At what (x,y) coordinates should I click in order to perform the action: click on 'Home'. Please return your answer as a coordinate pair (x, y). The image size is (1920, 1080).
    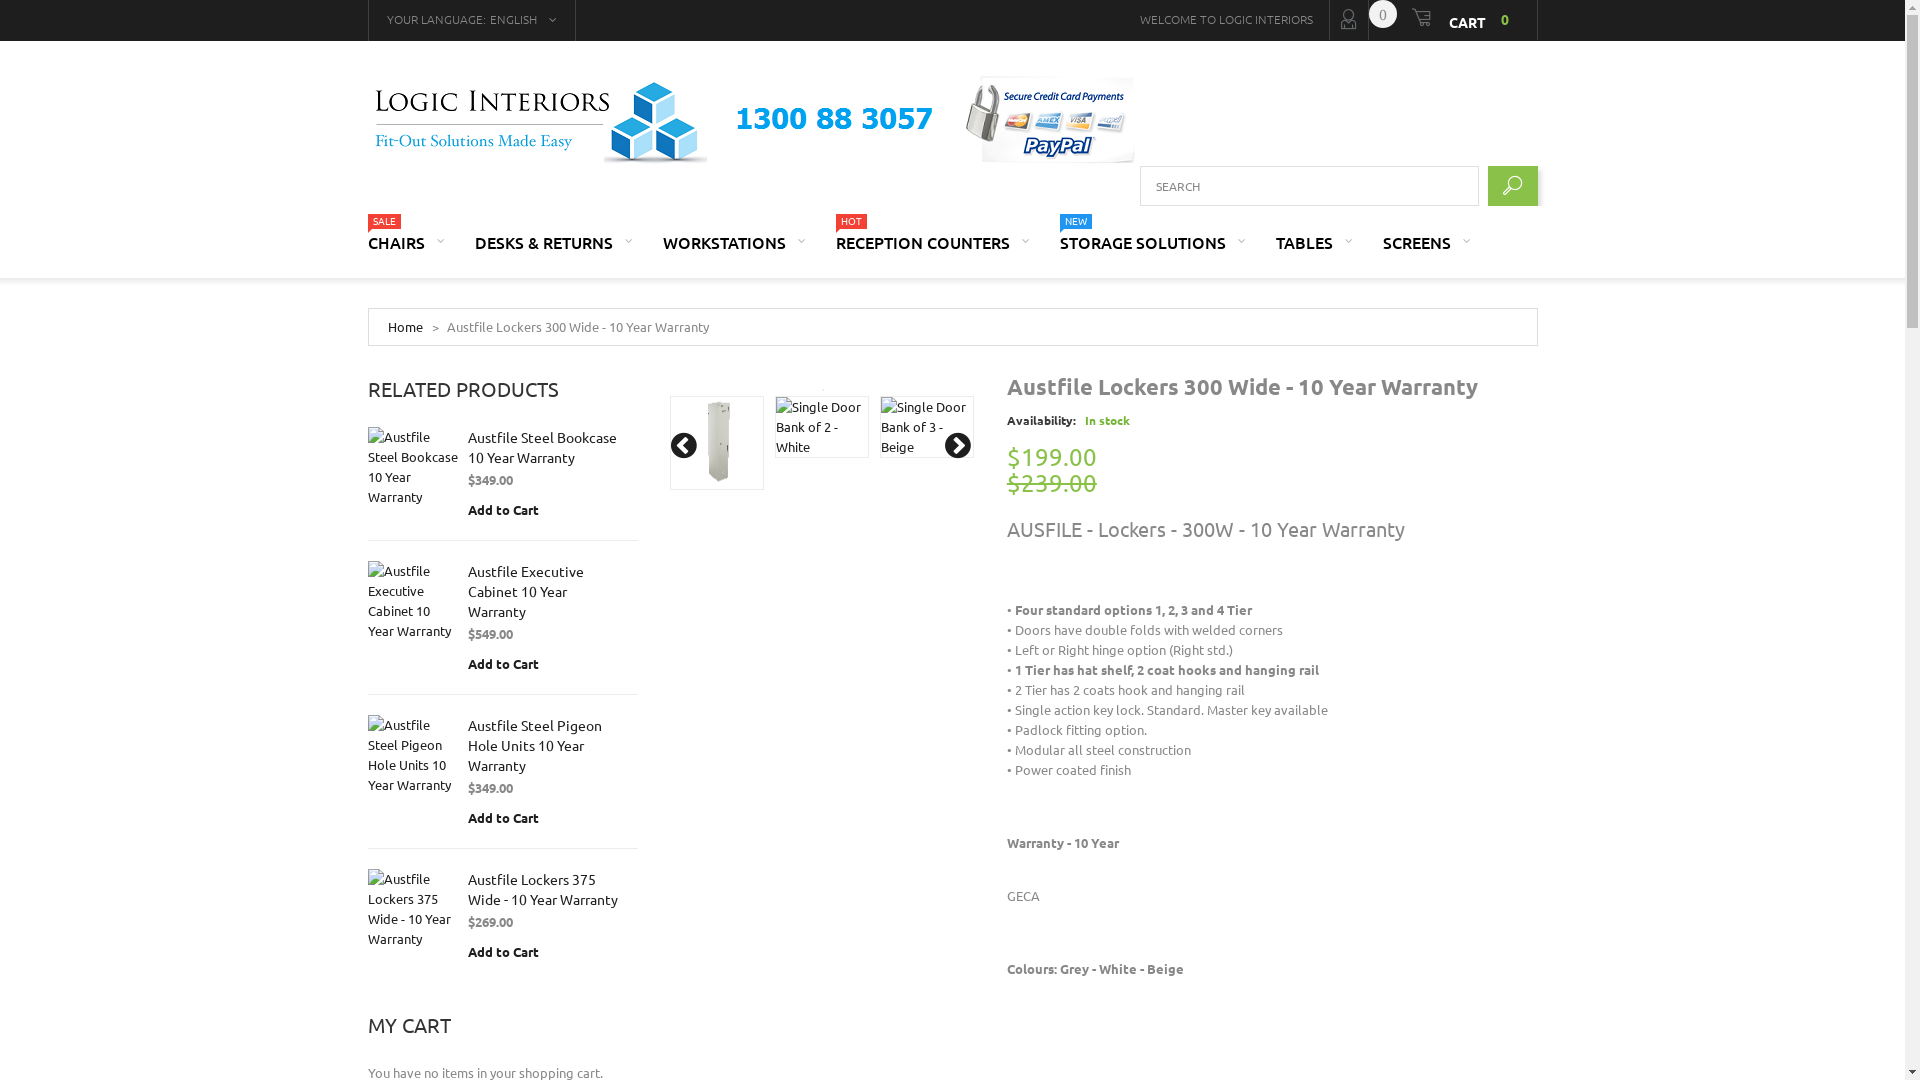
    Looking at the image, I should click on (404, 325).